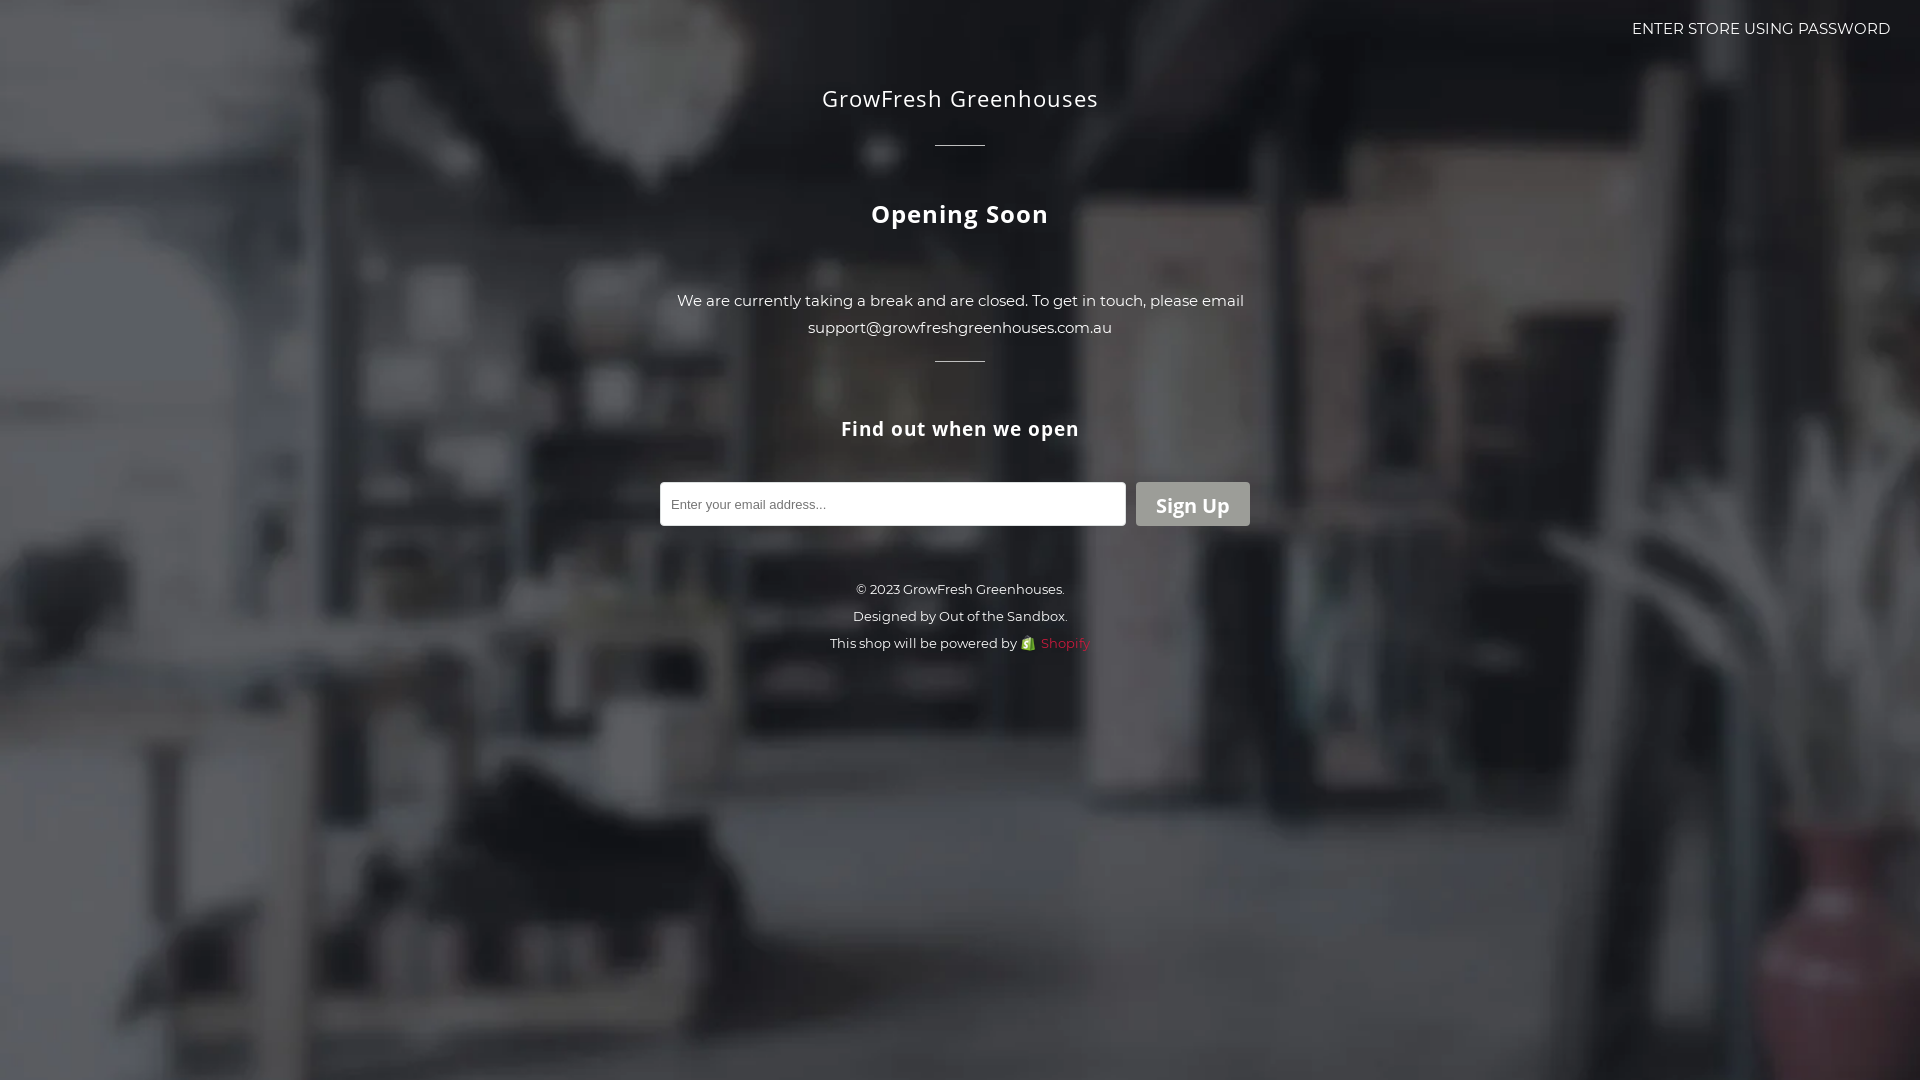 This screenshot has height=1080, width=1920. Describe the element at coordinates (1761, 28) in the screenshot. I see `'ENTER STORE USING PASSWORD'` at that location.